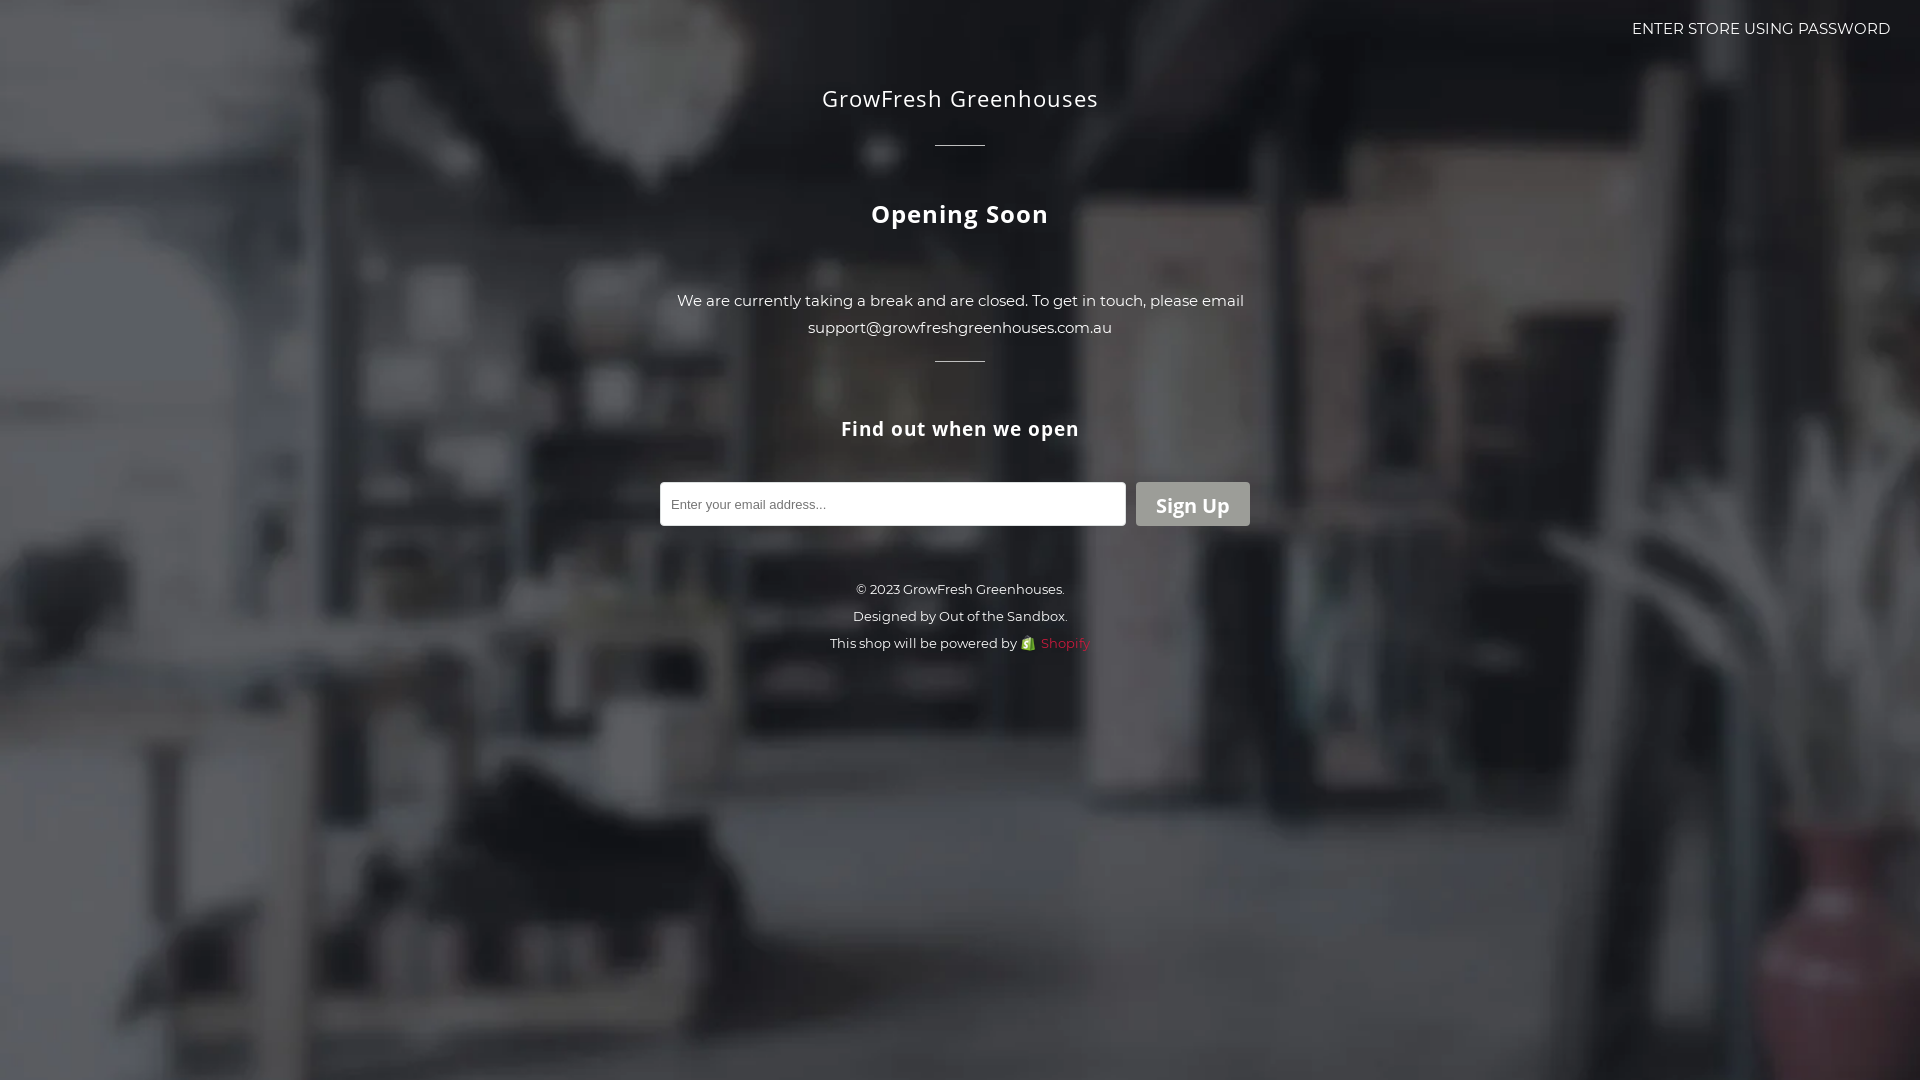 This screenshot has height=1080, width=1920. Describe the element at coordinates (1761, 28) in the screenshot. I see `'ENTER STORE USING PASSWORD'` at that location.